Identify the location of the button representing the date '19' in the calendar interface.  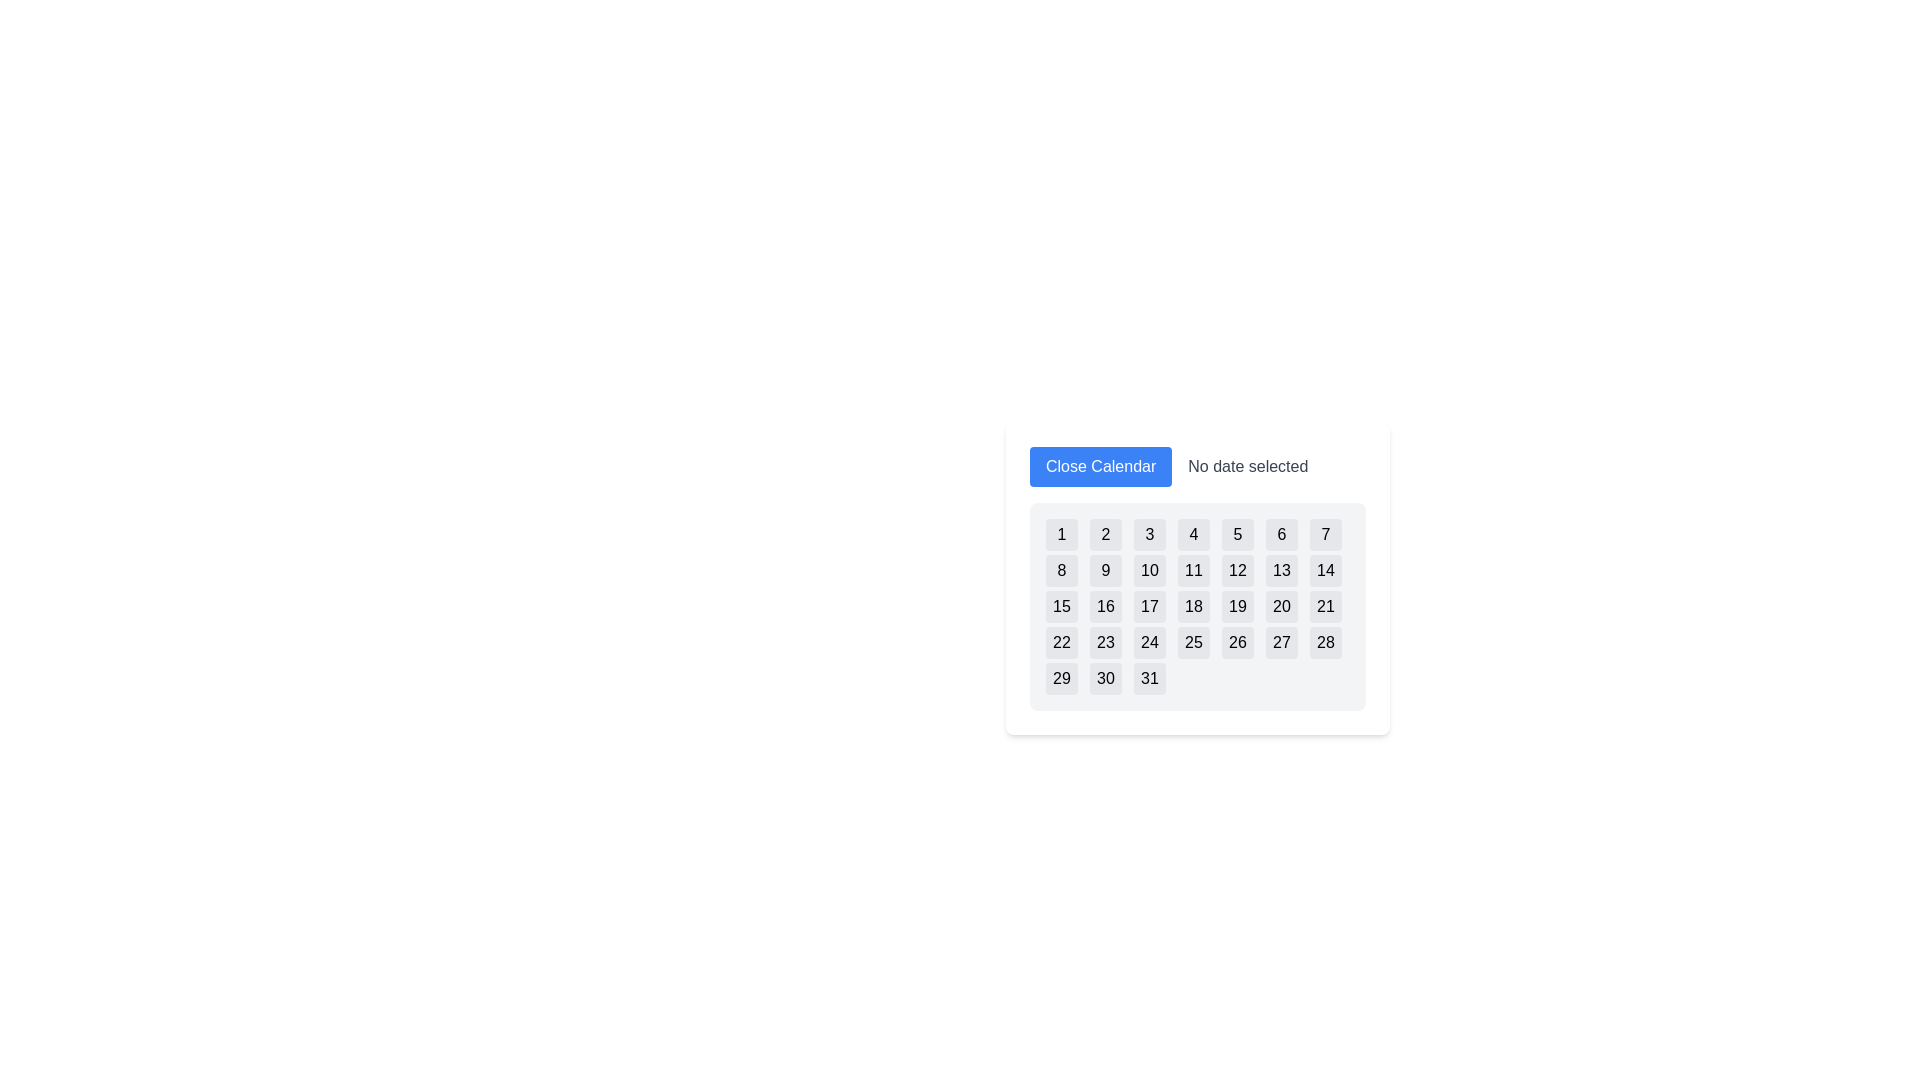
(1237, 605).